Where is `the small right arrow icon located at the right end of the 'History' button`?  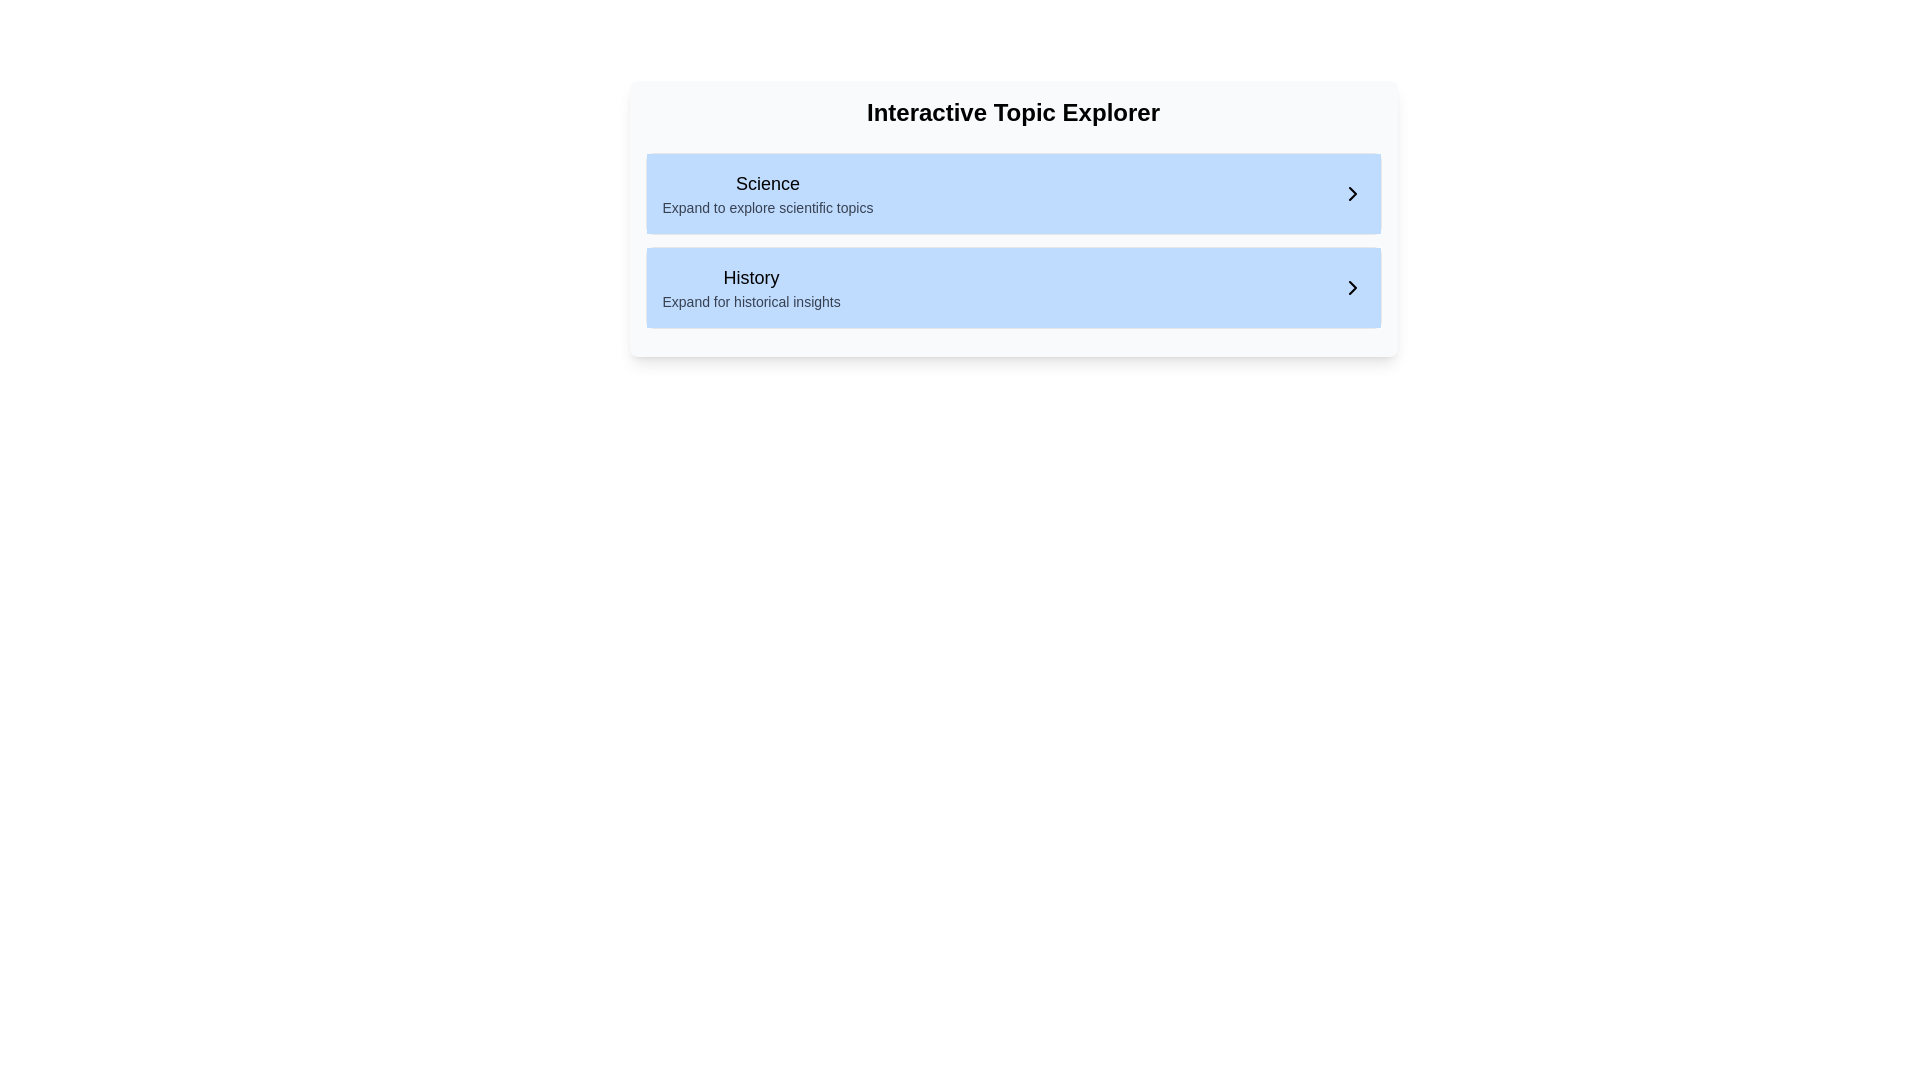
the small right arrow icon located at the right end of the 'History' button is located at coordinates (1352, 288).